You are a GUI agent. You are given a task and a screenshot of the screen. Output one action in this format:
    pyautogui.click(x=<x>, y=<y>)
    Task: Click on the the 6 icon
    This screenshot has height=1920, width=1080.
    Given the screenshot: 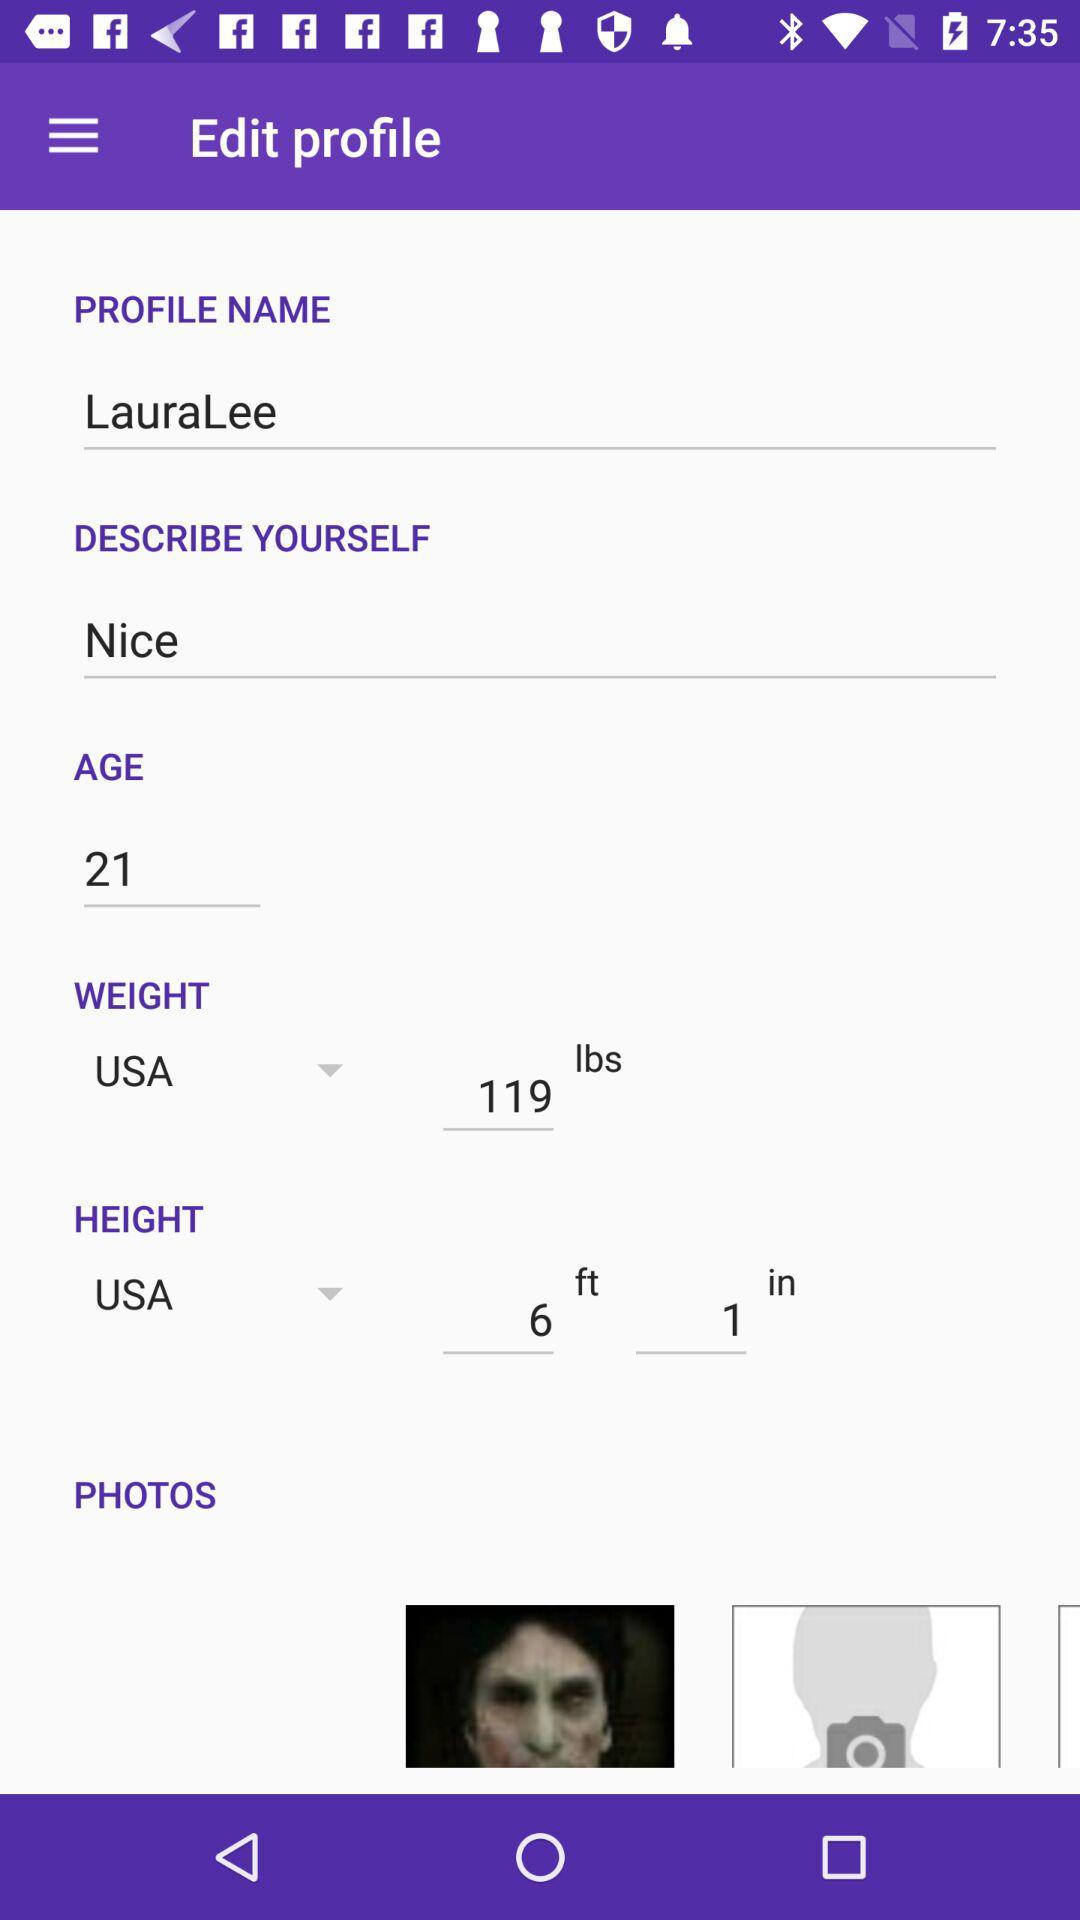 What is the action you would take?
    pyautogui.click(x=497, y=1318)
    